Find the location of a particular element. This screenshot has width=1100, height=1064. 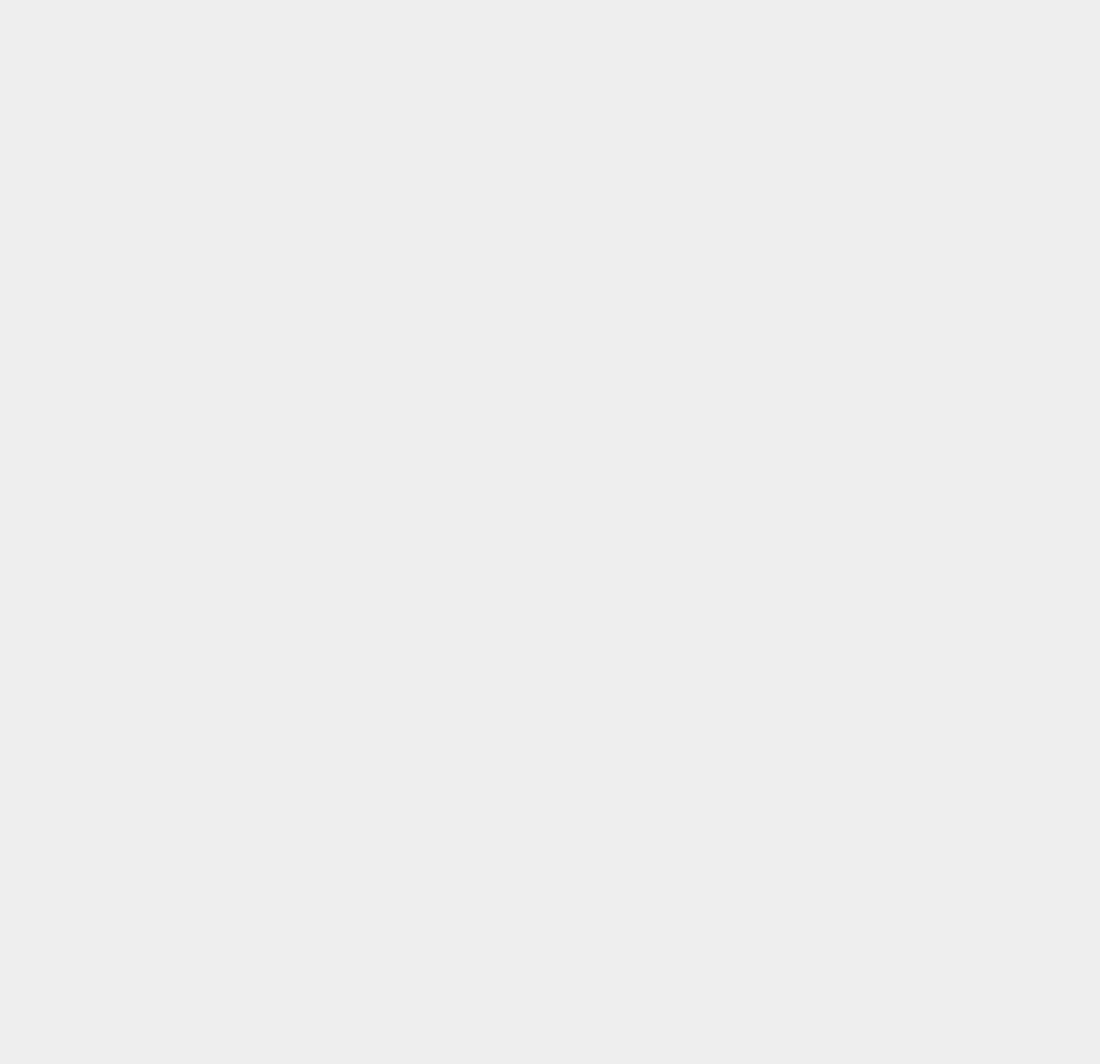

'TypePad' is located at coordinates (804, 405).